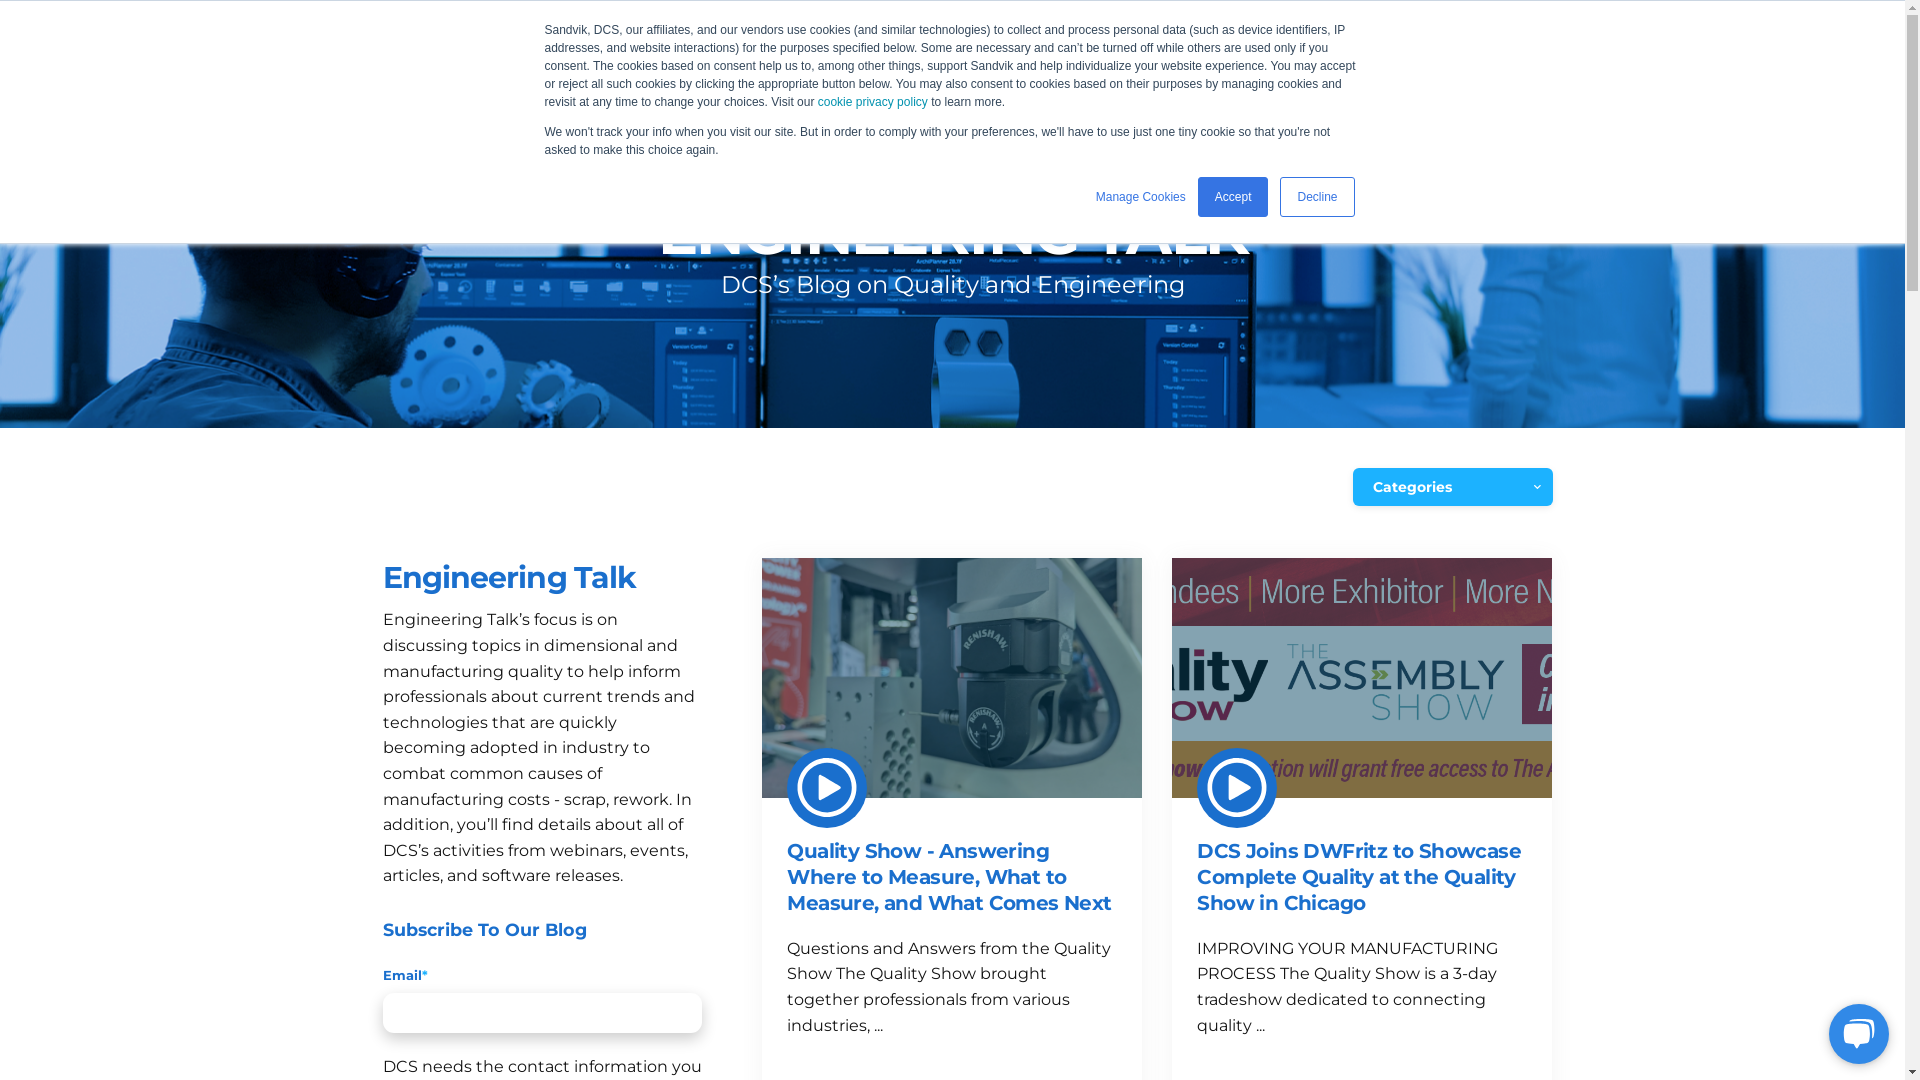 The height and width of the screenshot is (1080, 1920). I want to click on 'BLOG', so click(1291, 78).